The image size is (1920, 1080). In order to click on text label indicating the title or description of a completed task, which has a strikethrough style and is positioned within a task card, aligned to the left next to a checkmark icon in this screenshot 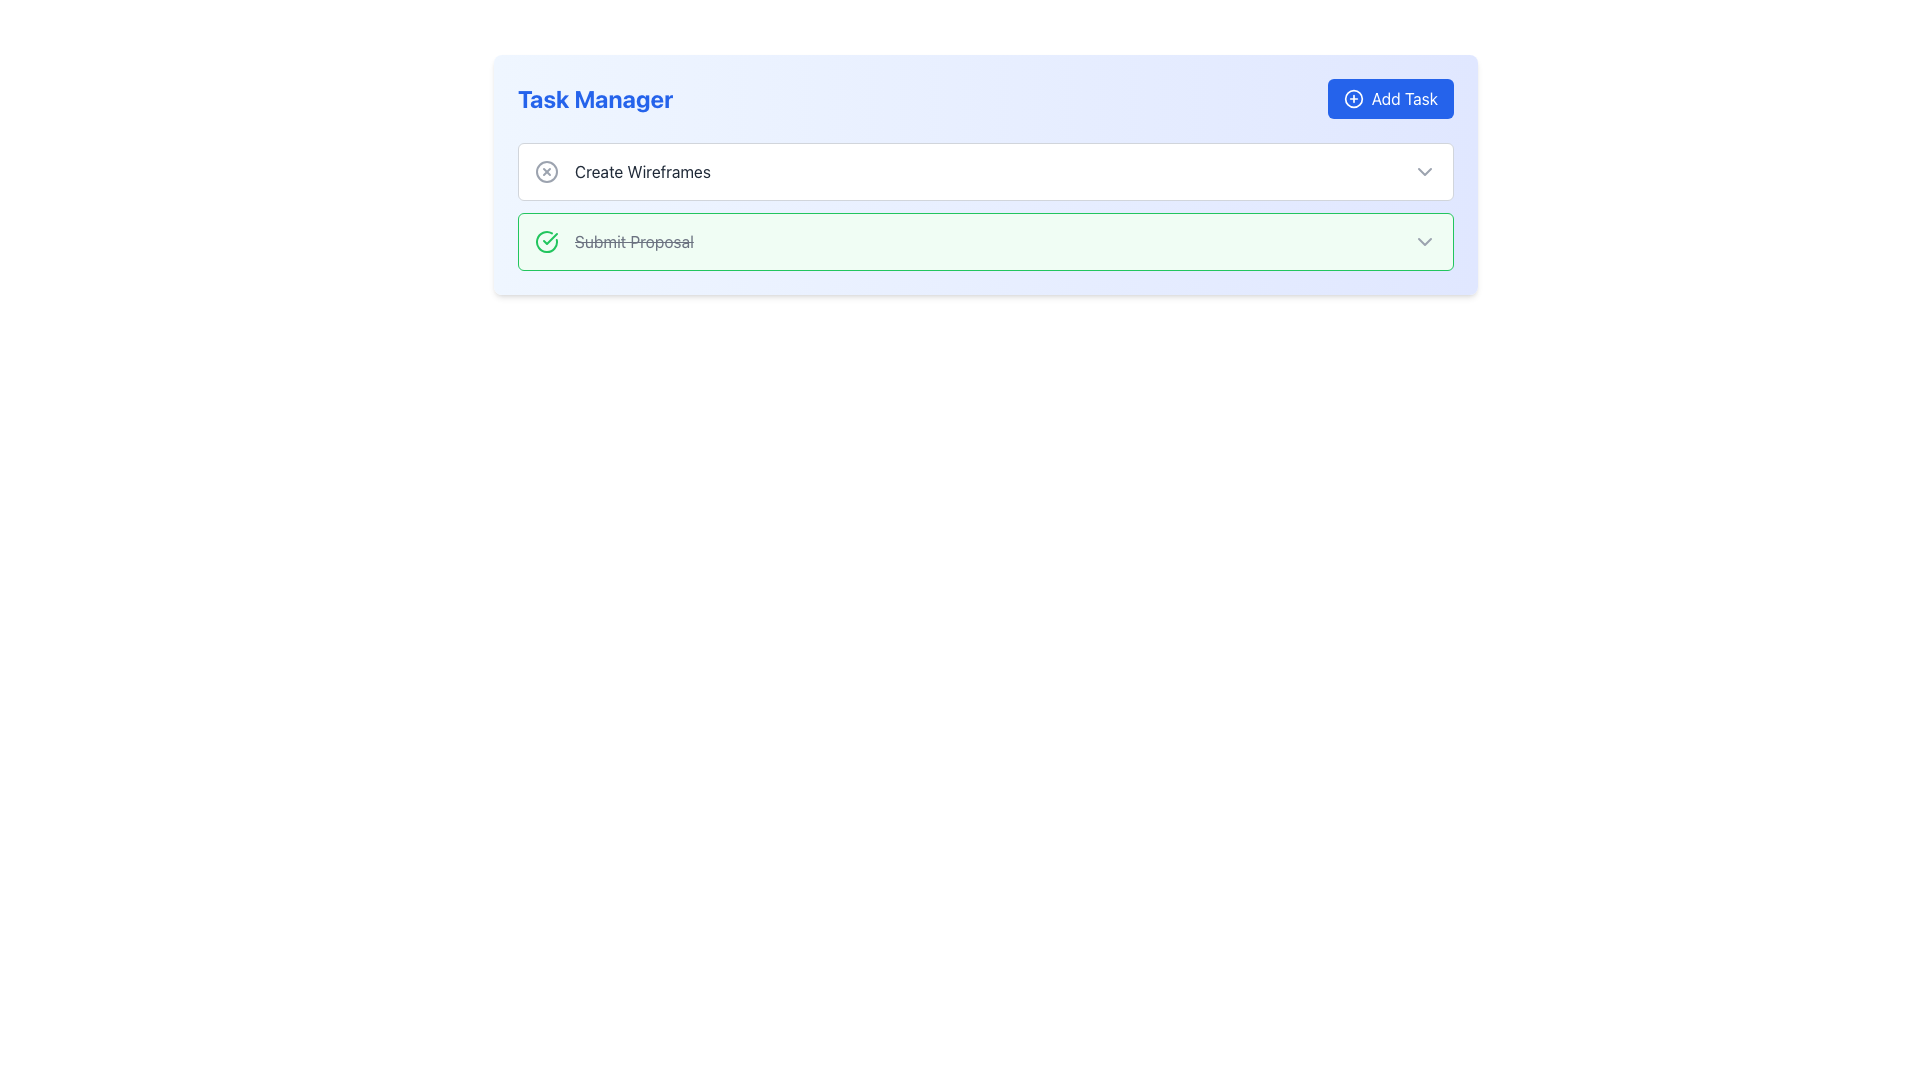, I will do `click(613, 241)`.